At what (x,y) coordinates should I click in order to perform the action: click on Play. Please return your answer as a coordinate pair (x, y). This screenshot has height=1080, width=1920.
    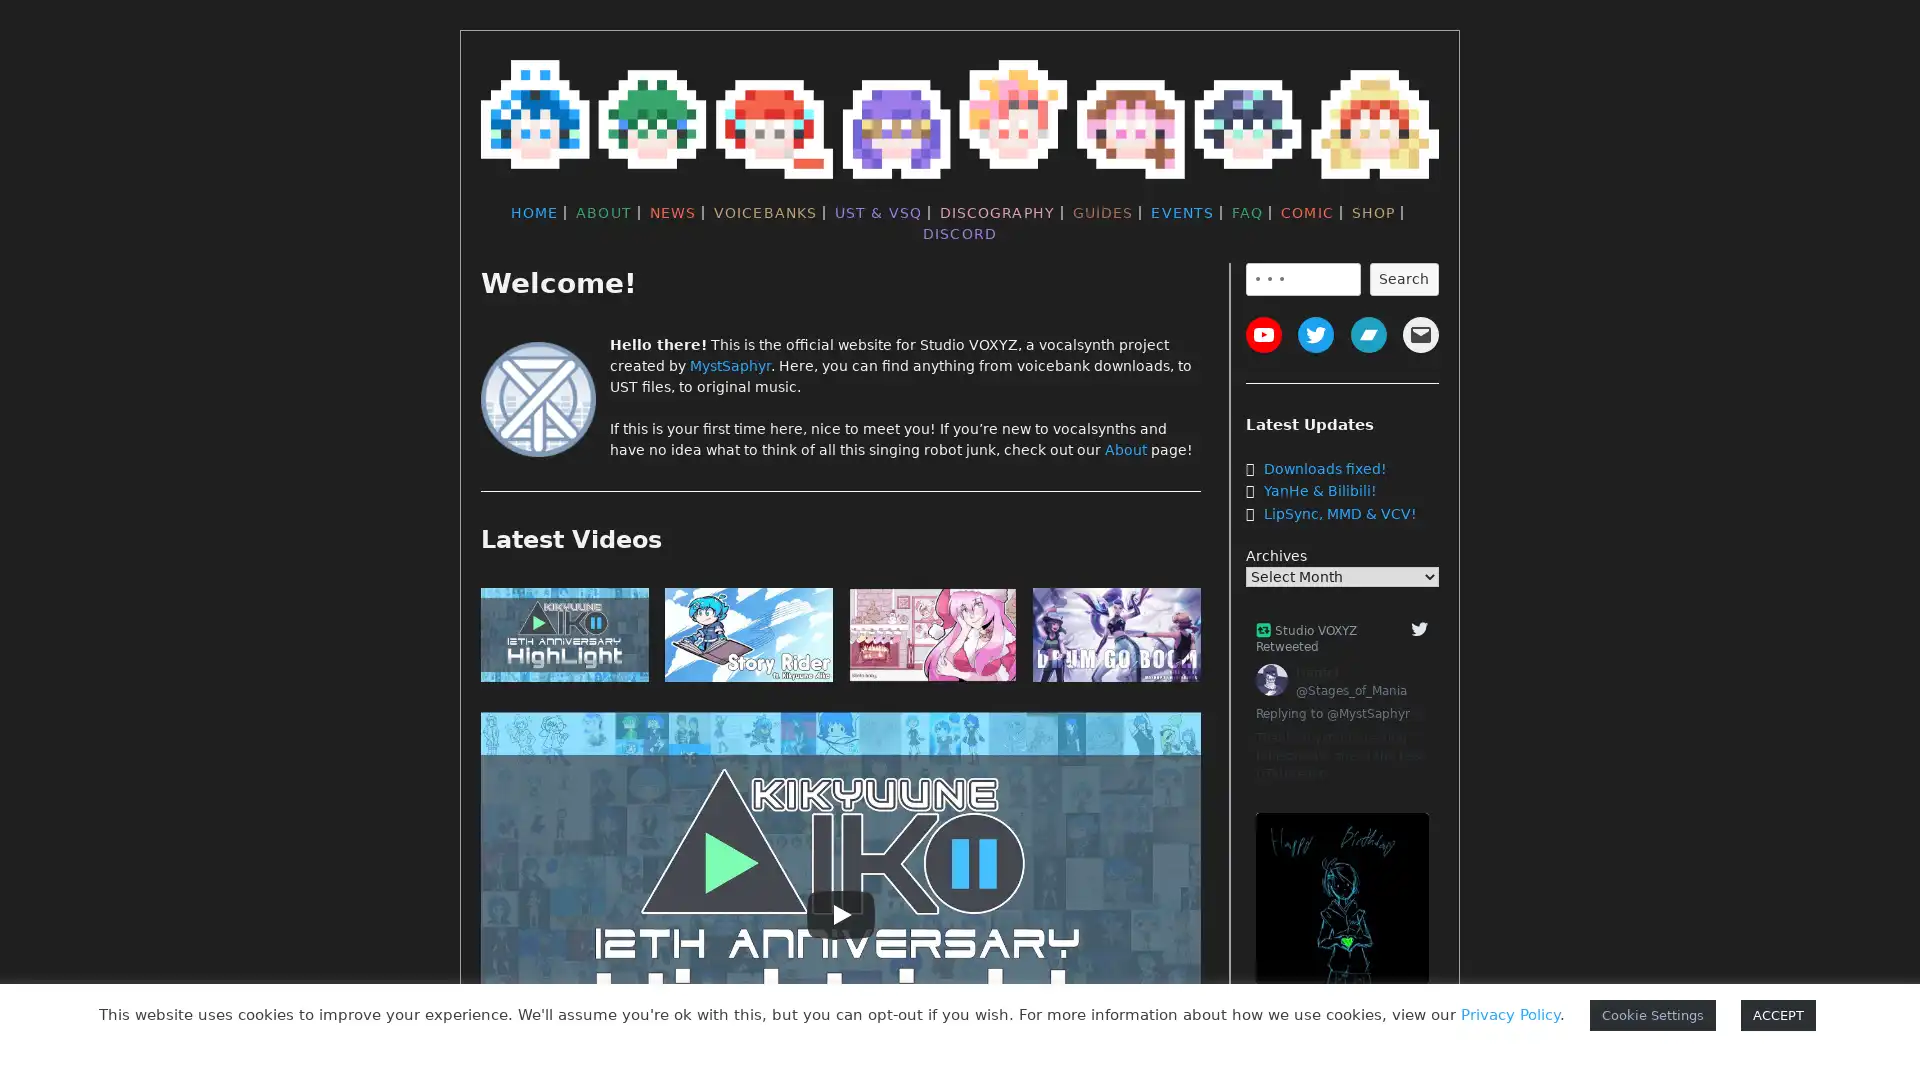
    Looking at the image, I should click on (840, 914).